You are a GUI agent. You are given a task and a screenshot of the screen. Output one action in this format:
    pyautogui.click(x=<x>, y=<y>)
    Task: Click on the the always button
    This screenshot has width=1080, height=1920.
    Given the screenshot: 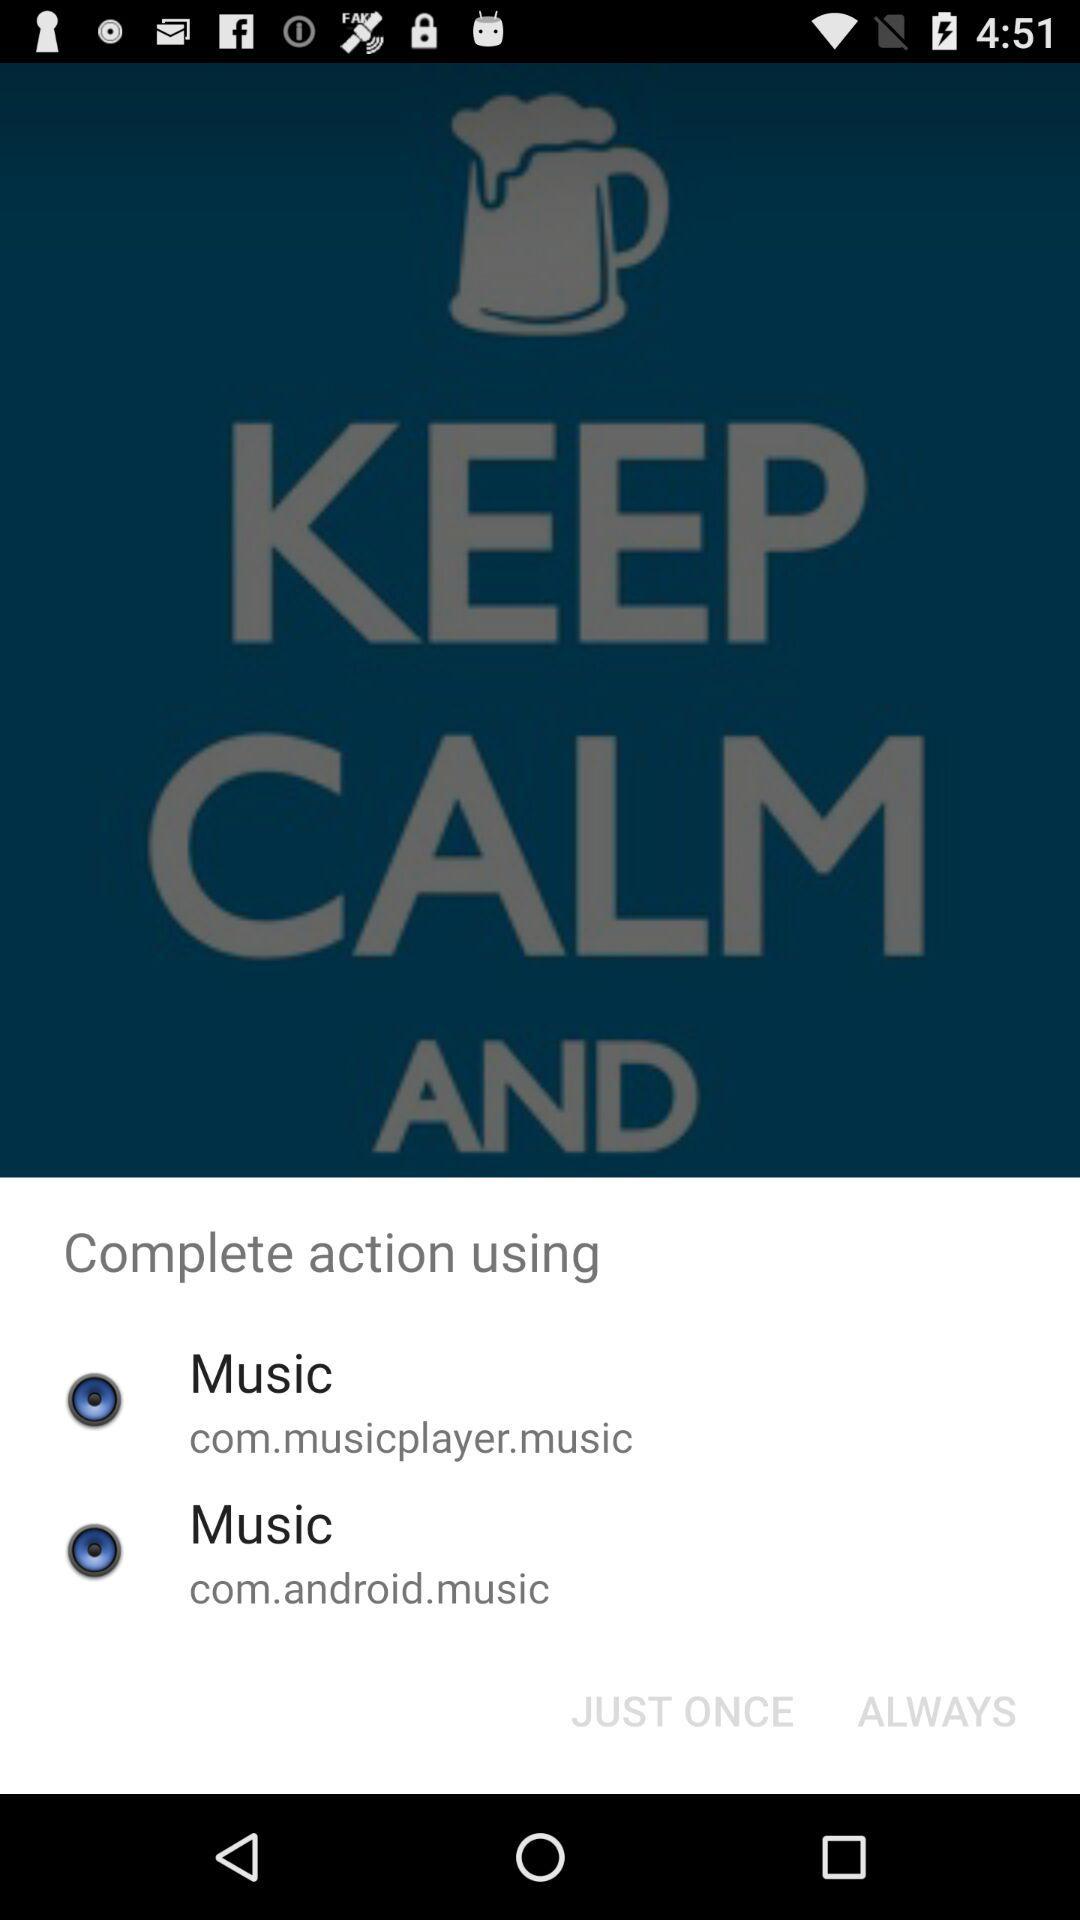 What is the action you would take?
    pyautogui.click(x=937, y=1708)
    